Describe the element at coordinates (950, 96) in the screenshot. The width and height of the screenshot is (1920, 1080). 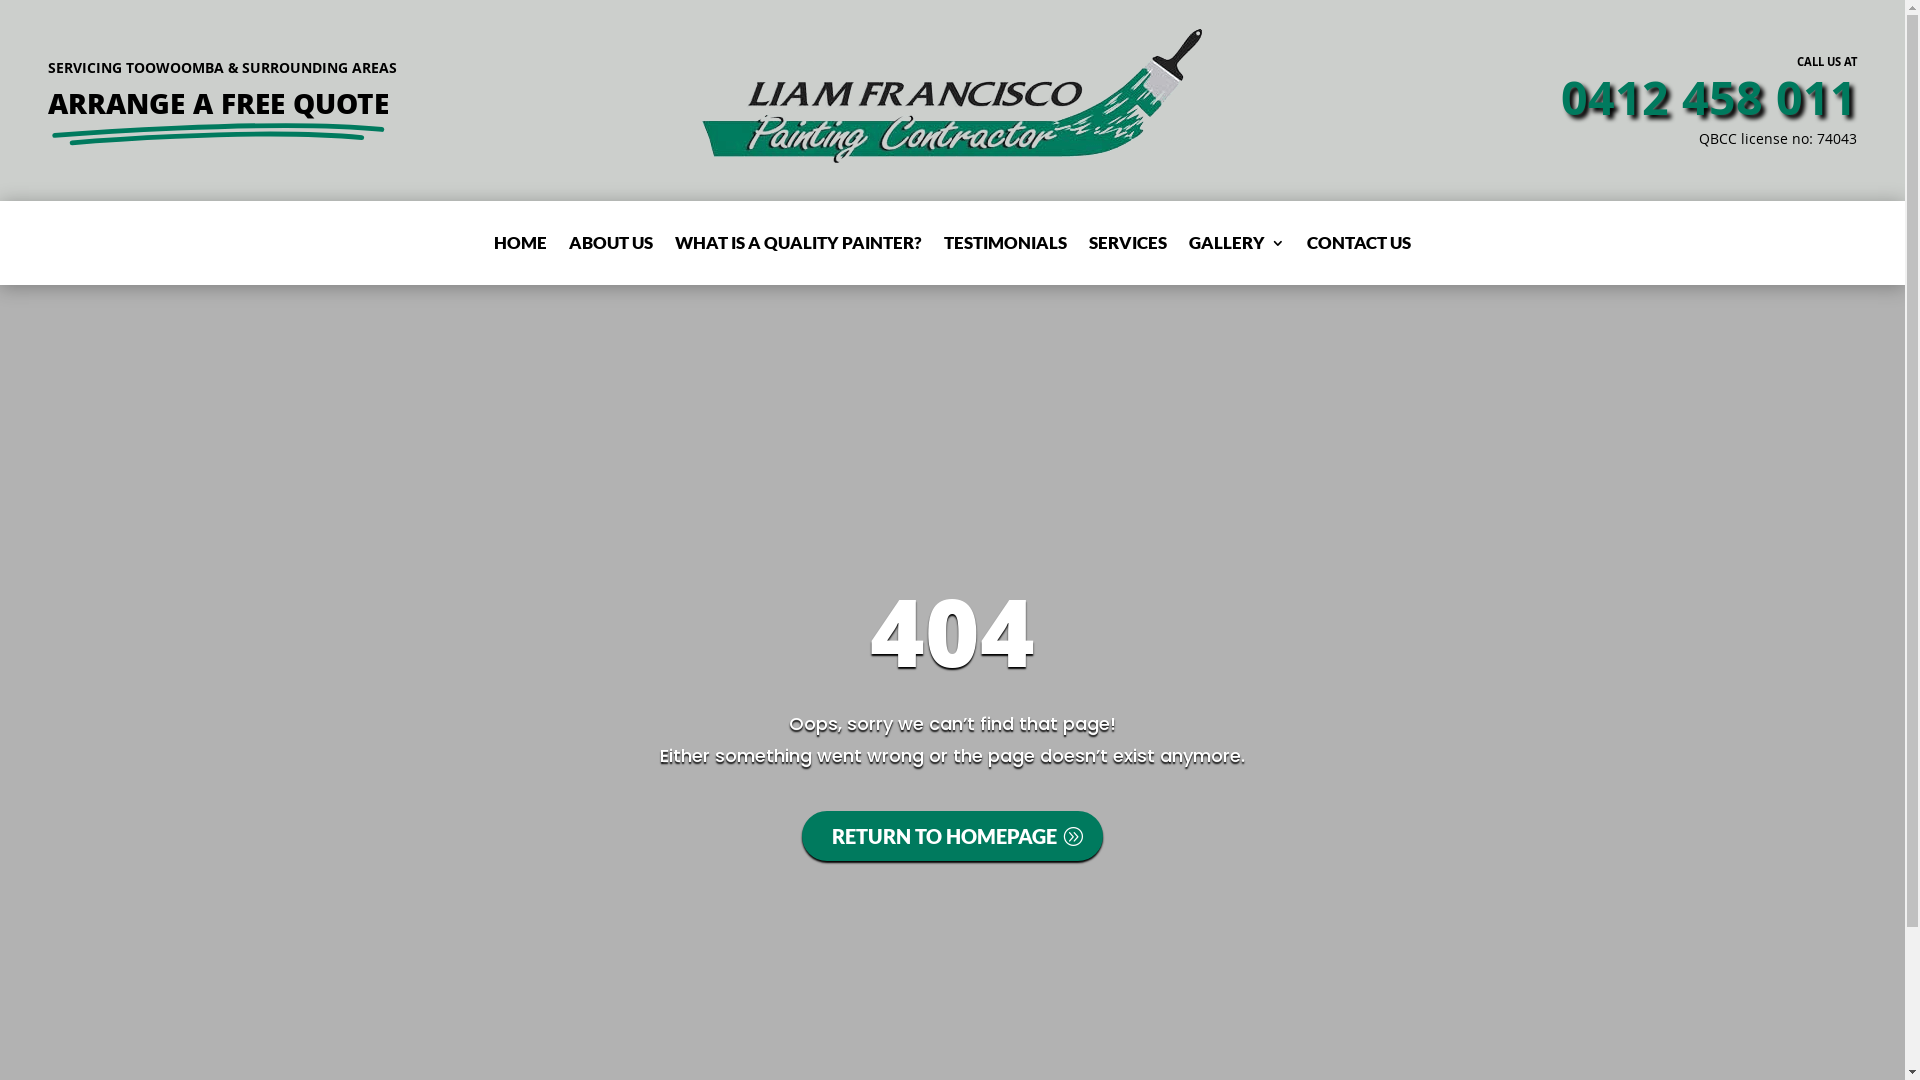
I see `'Liam Francisco Painting Toowoomba Logo'` at that location.